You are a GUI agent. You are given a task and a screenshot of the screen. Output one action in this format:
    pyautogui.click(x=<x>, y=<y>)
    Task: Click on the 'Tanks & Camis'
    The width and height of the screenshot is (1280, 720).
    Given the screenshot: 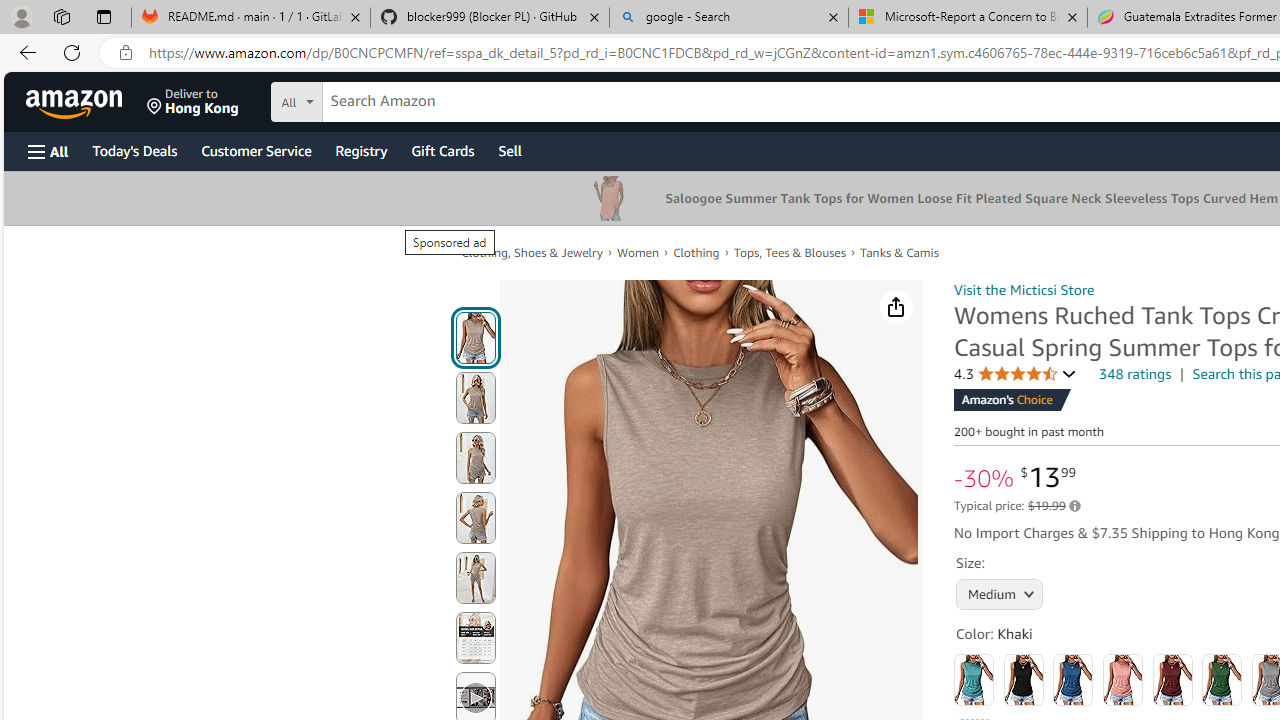 What is the action you would take?
    pyautogui.click(x=898, y=251)
    